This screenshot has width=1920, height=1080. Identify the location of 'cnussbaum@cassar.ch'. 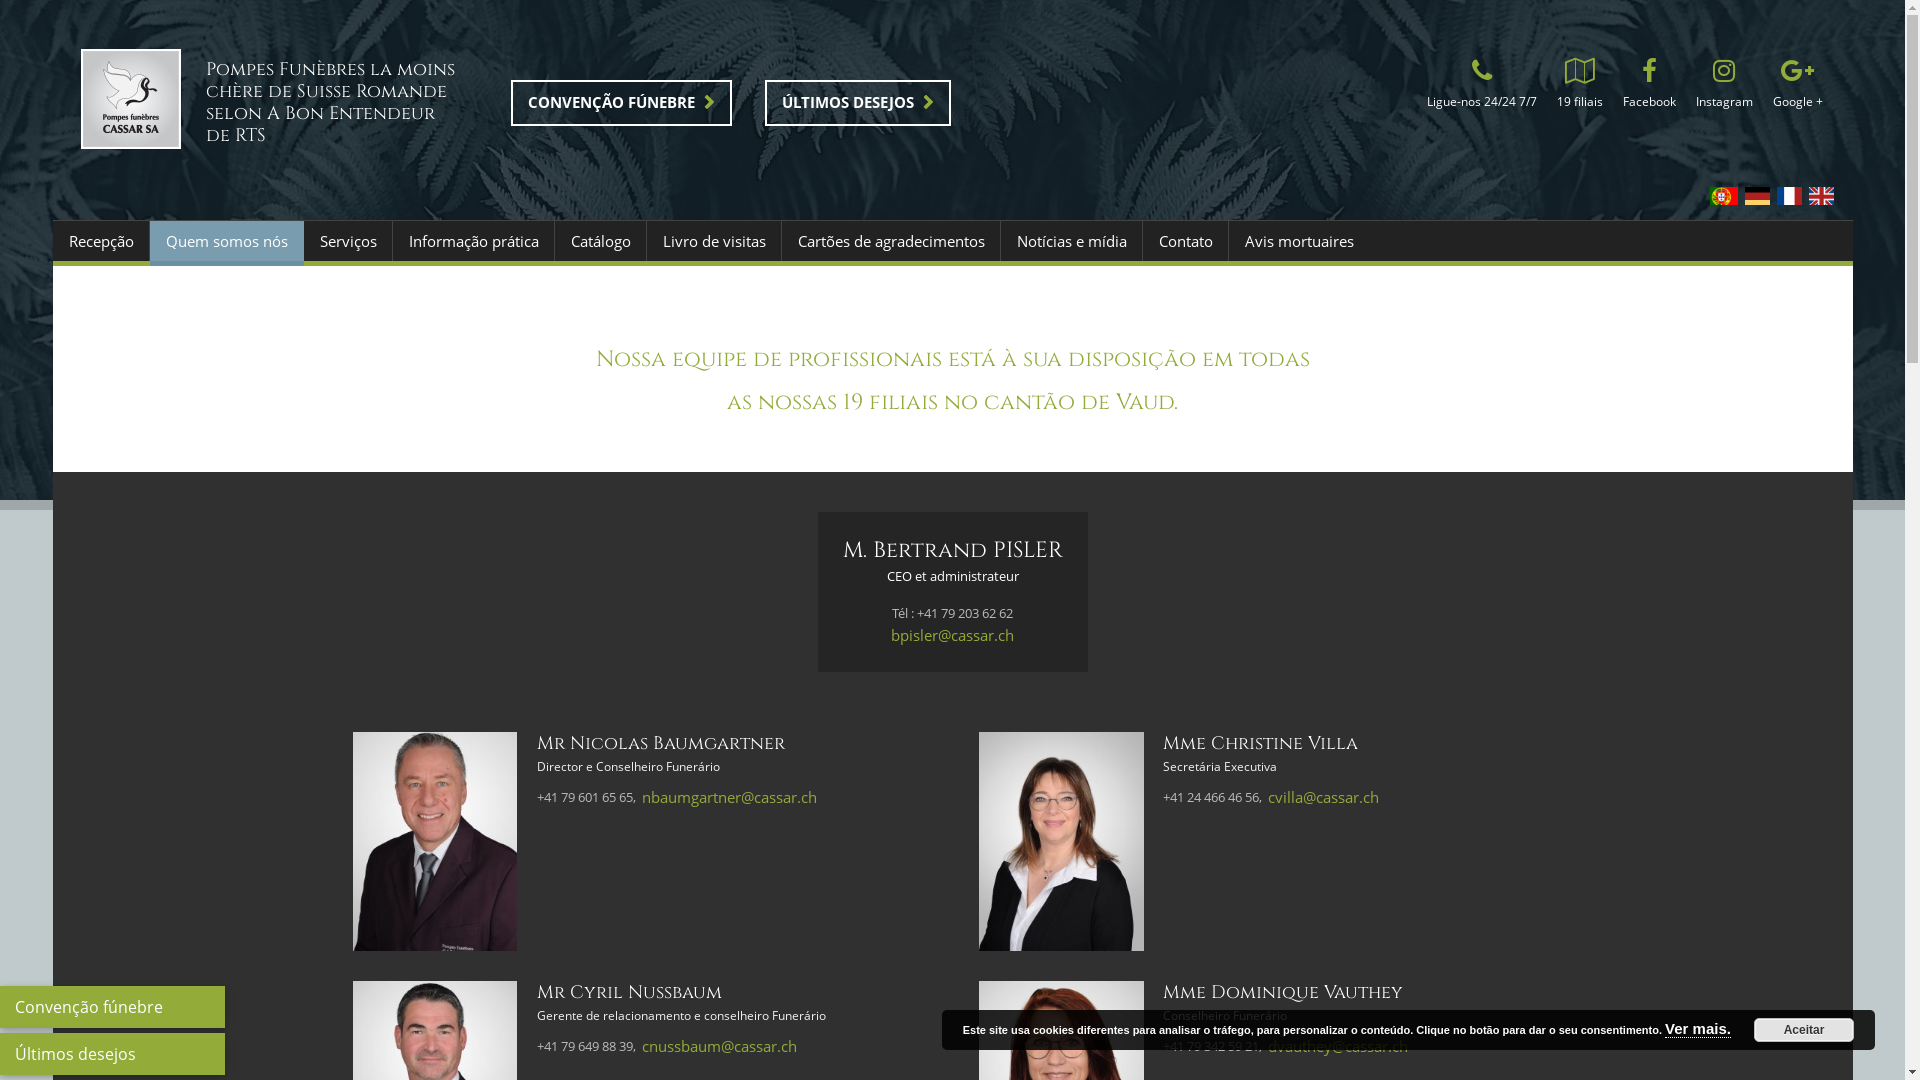
(719, 1044).